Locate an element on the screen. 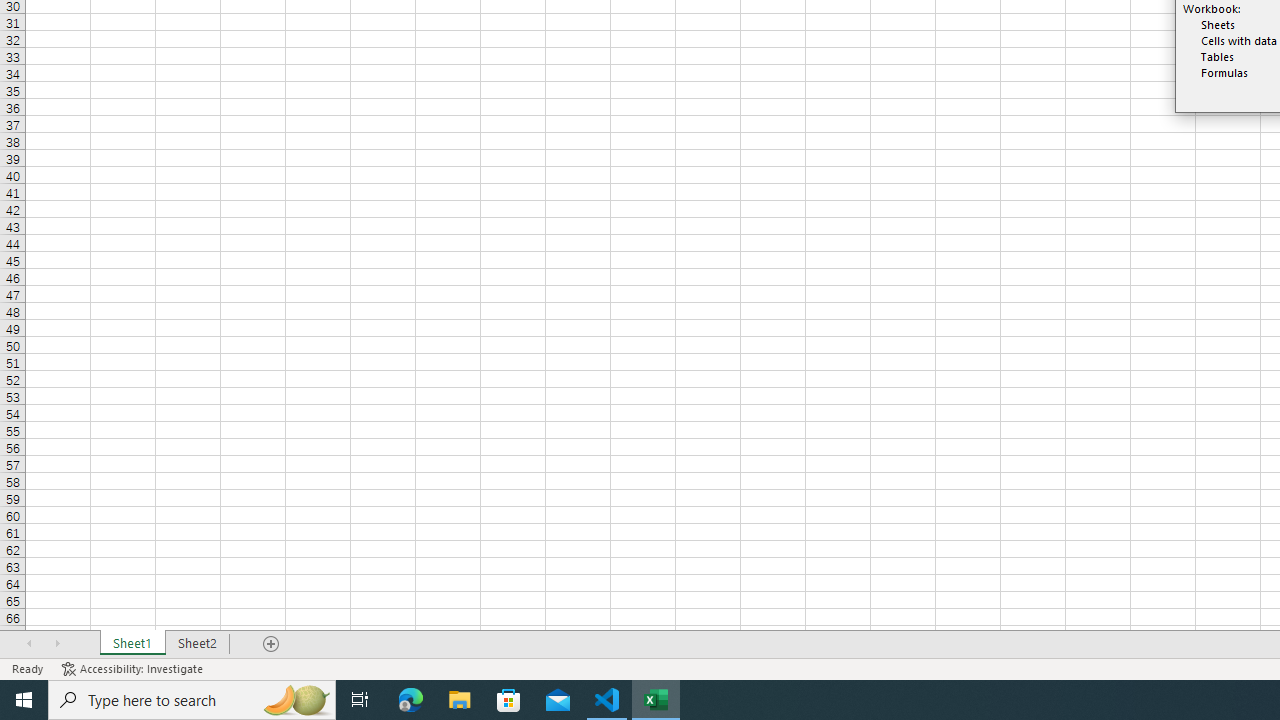  'Task View' is located at coordinates (359, 698).